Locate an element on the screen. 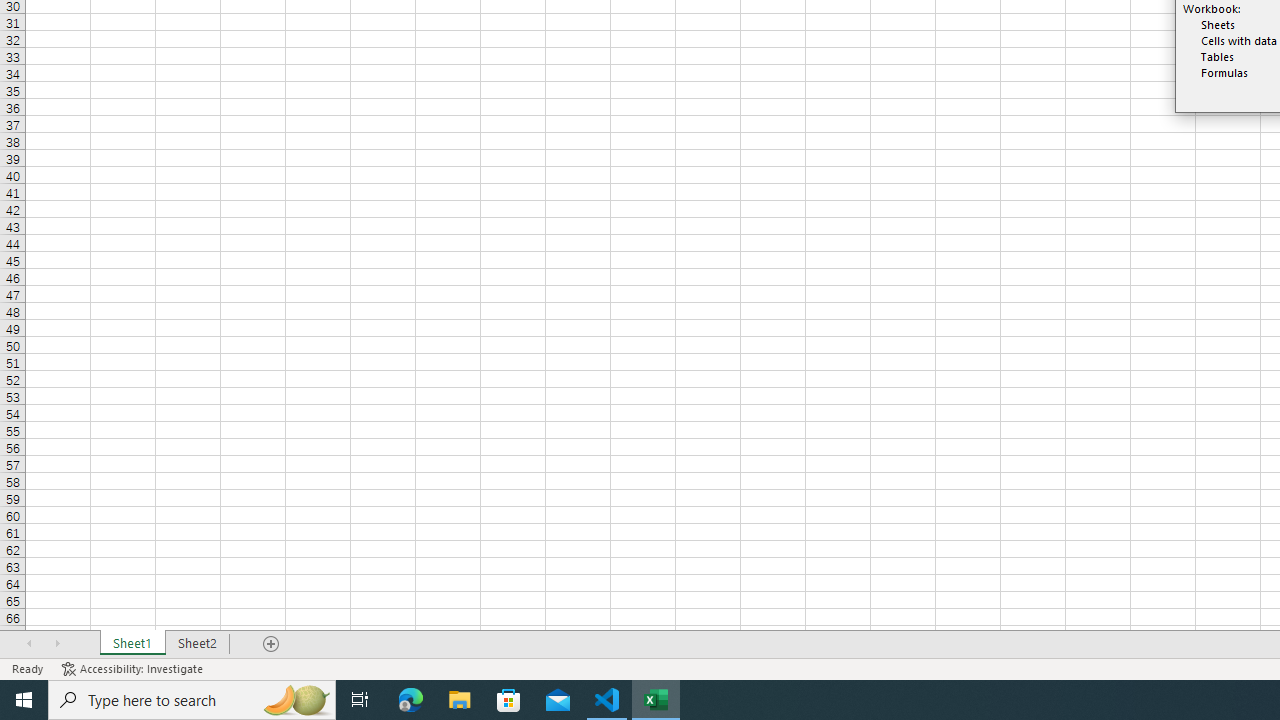  'Task View' is located at coordinates (359, 698).